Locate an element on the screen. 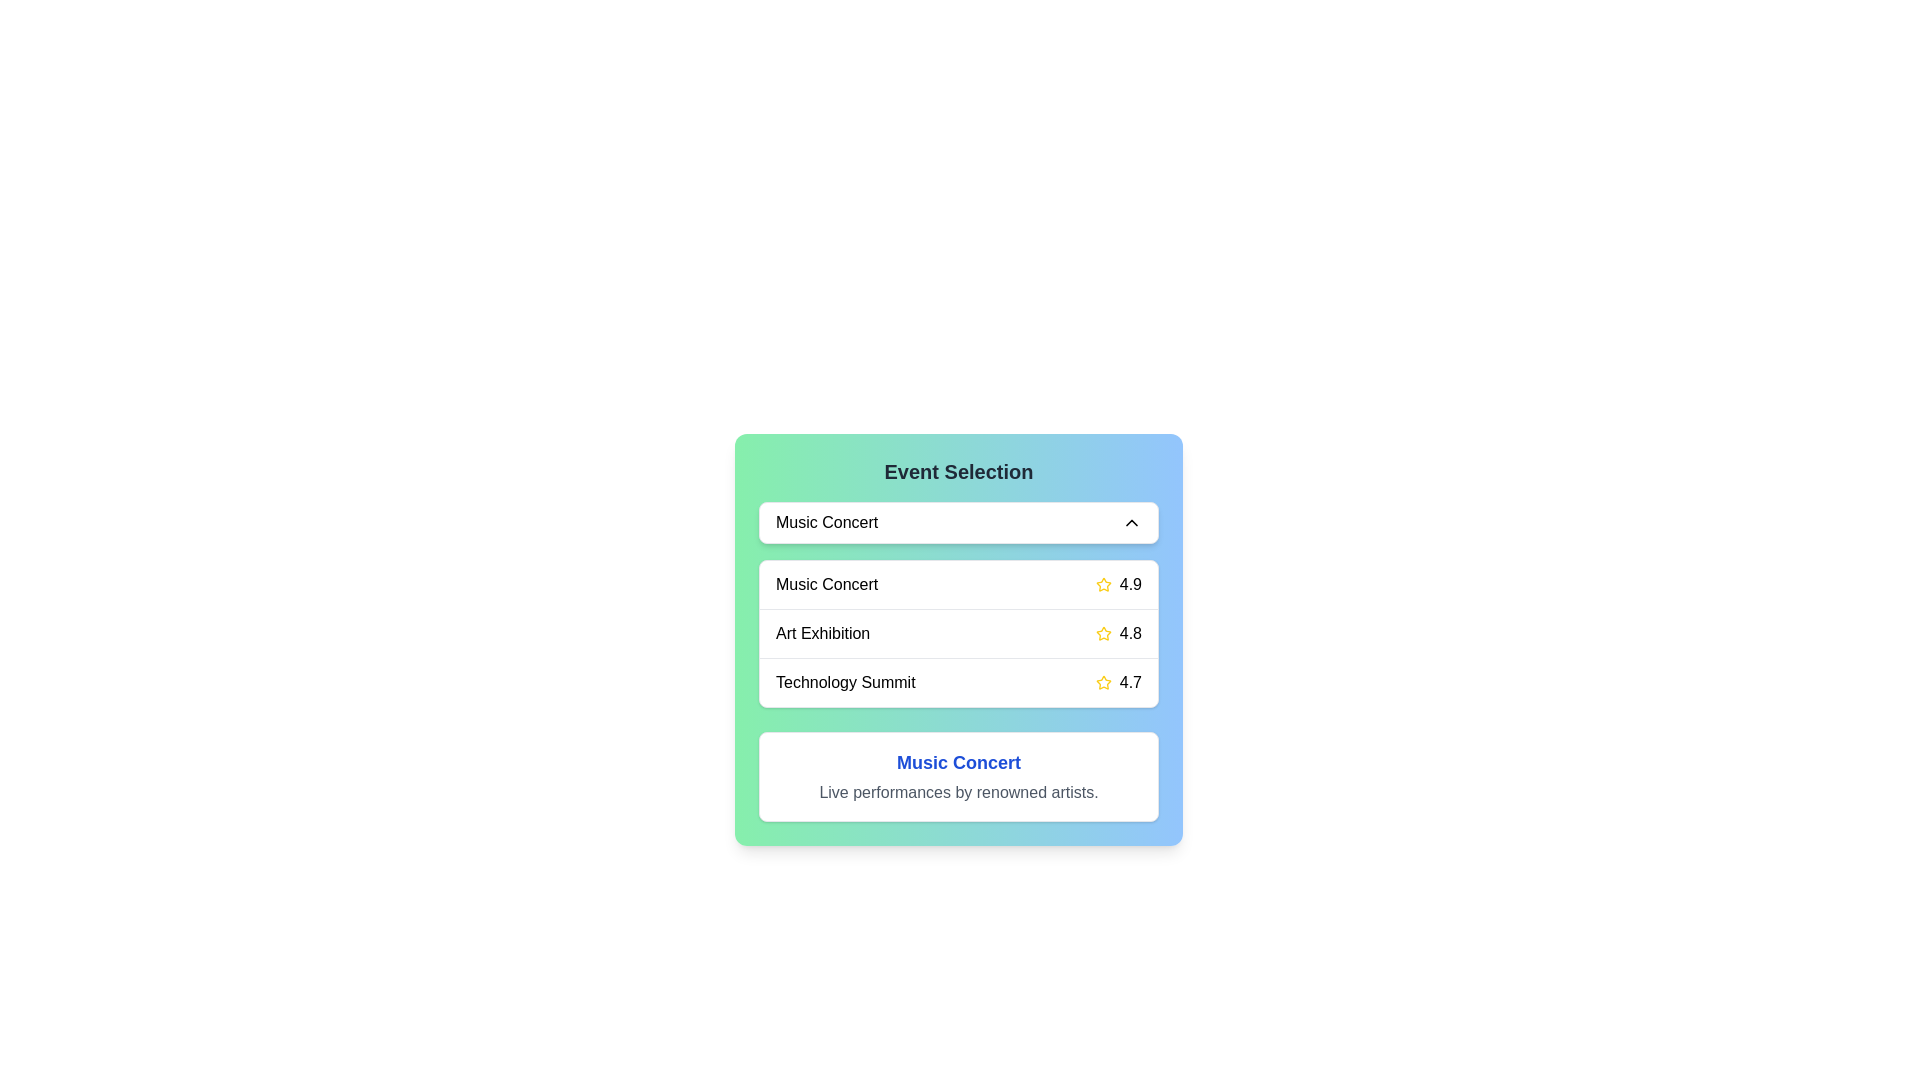 The width and height of the screenshot is (1920, 1080). the Text Label that provides additional information for the 'Music Concert' title, located beneath it within a bordered card is located at coordinates (958, 792).